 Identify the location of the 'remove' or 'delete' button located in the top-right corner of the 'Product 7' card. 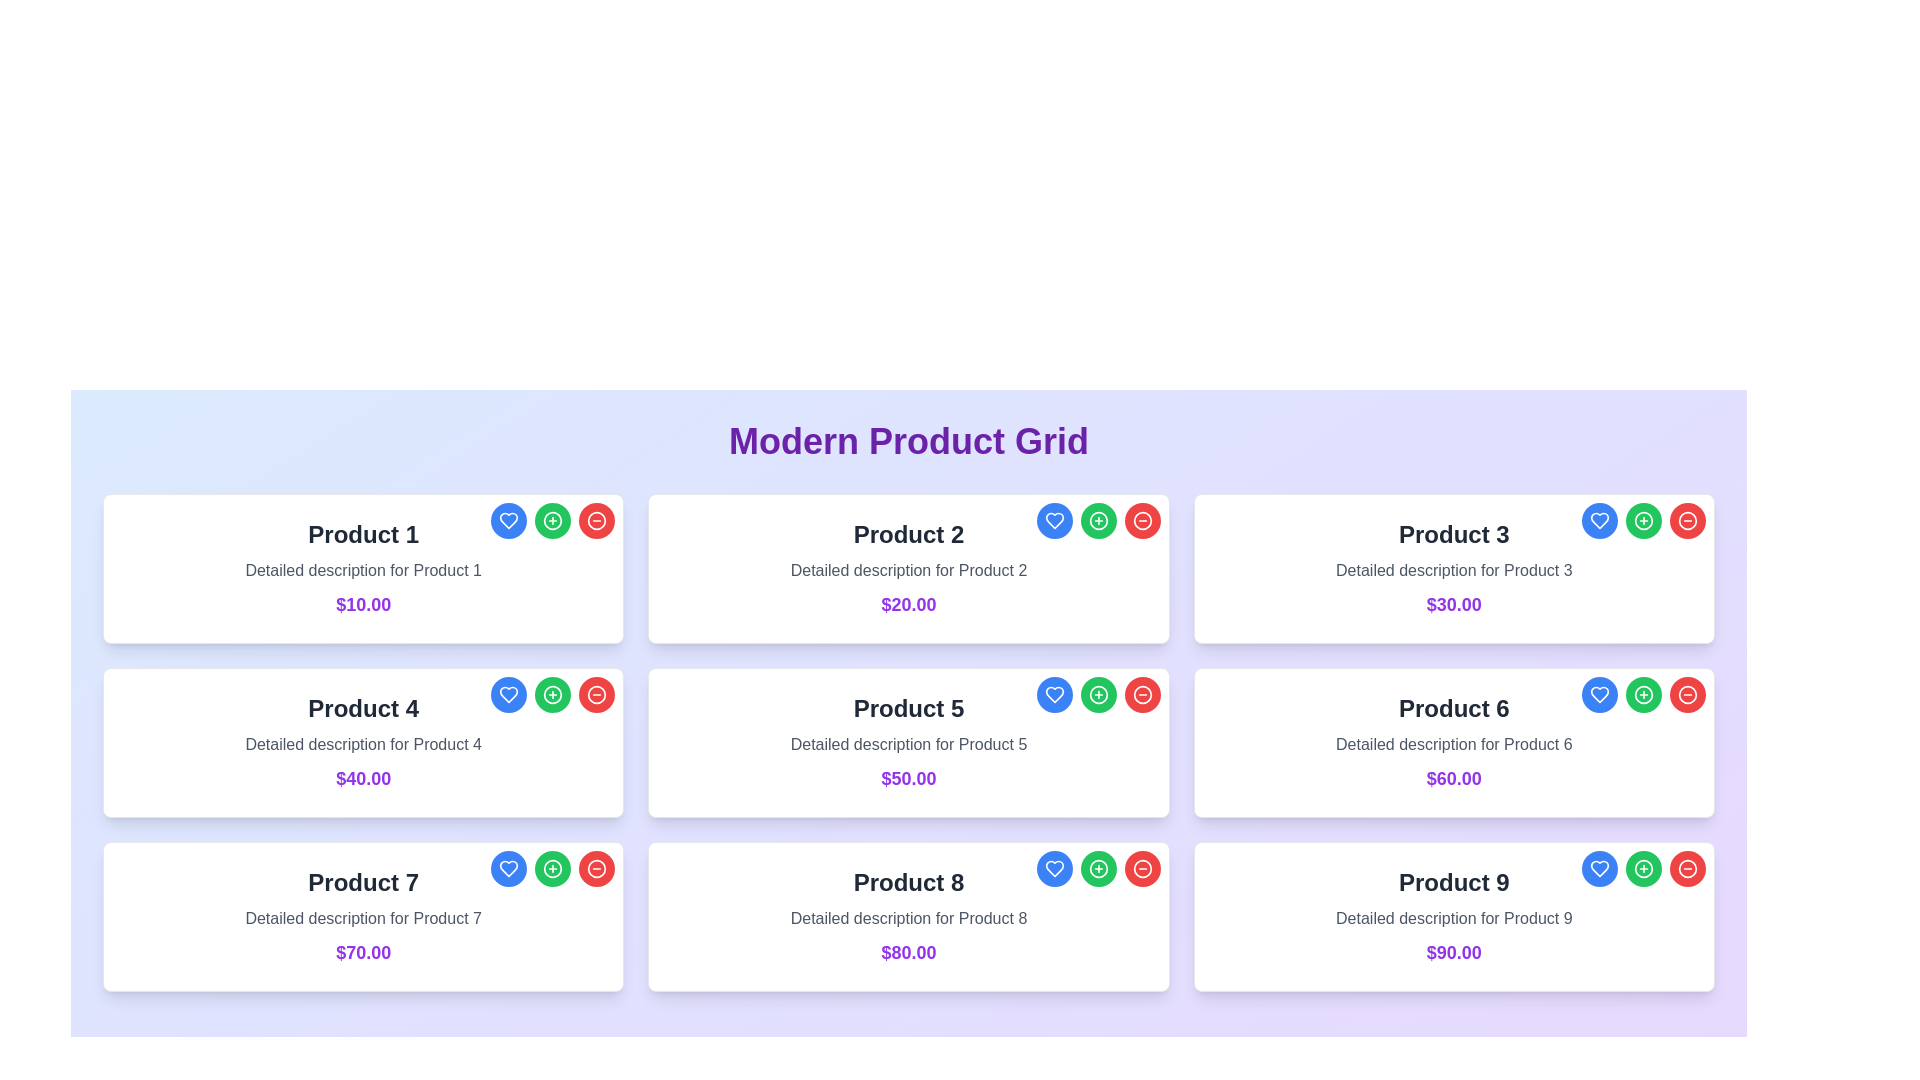
(595, 867).